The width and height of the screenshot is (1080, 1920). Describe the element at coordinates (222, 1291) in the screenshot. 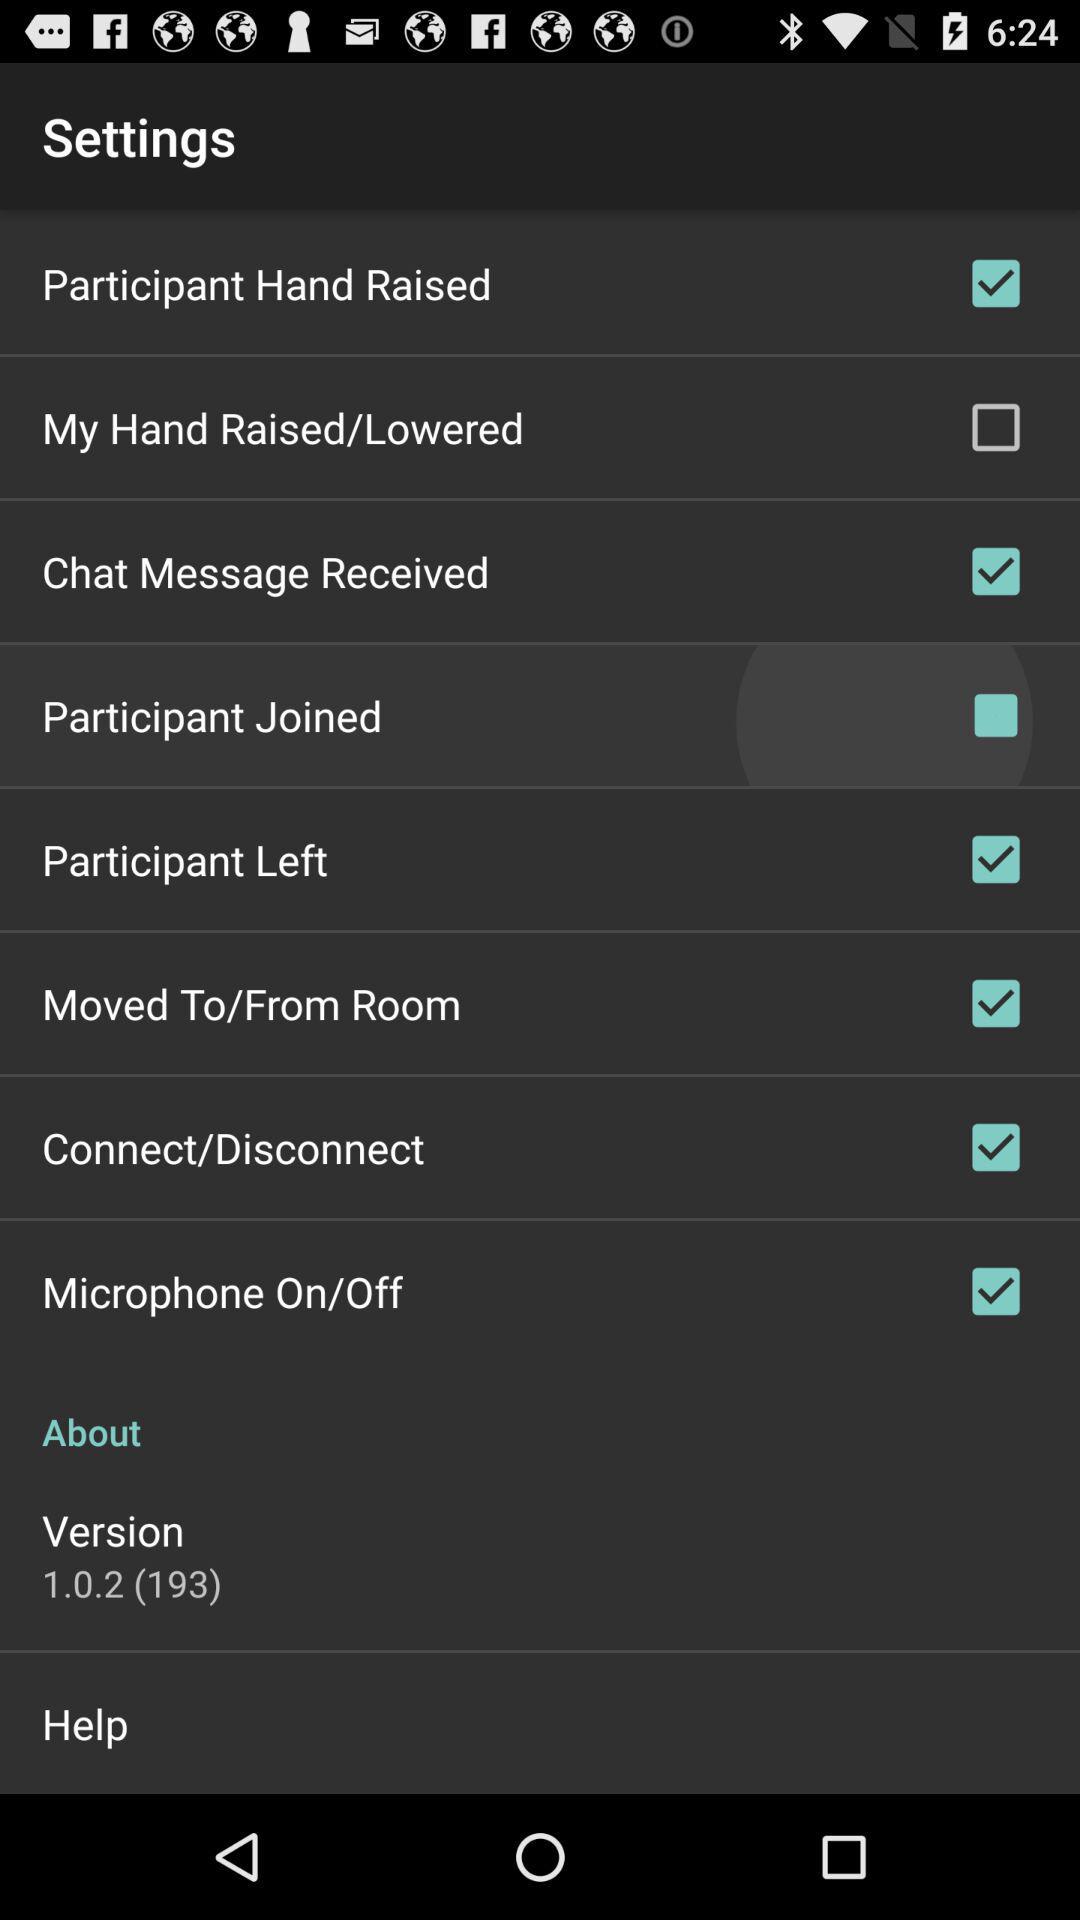

I see `the microphone on/off icon` at that location.